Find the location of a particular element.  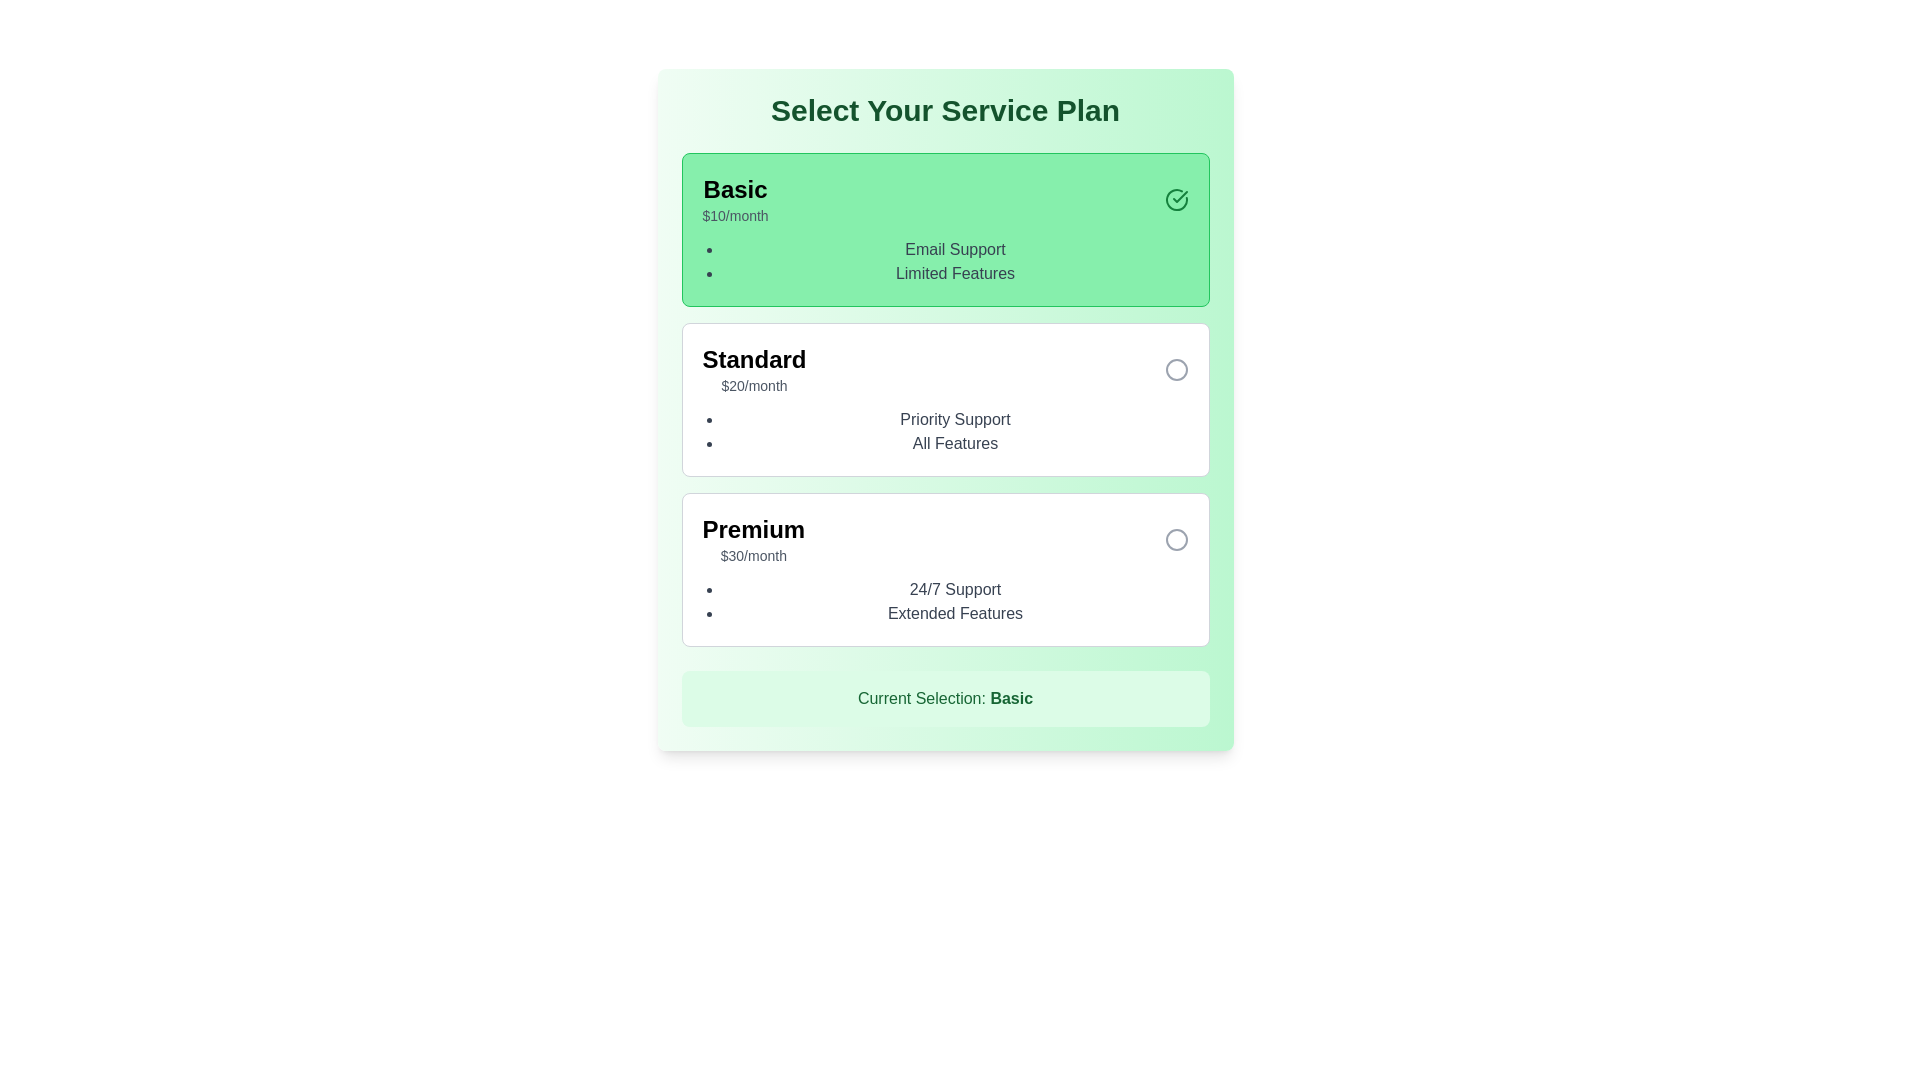

the informational label indicating that the 'Standard' service plan includes all features, which is displayed as the second item in the bulleted list under the 'Standard' service plan section is located at coordinates (954, 442).